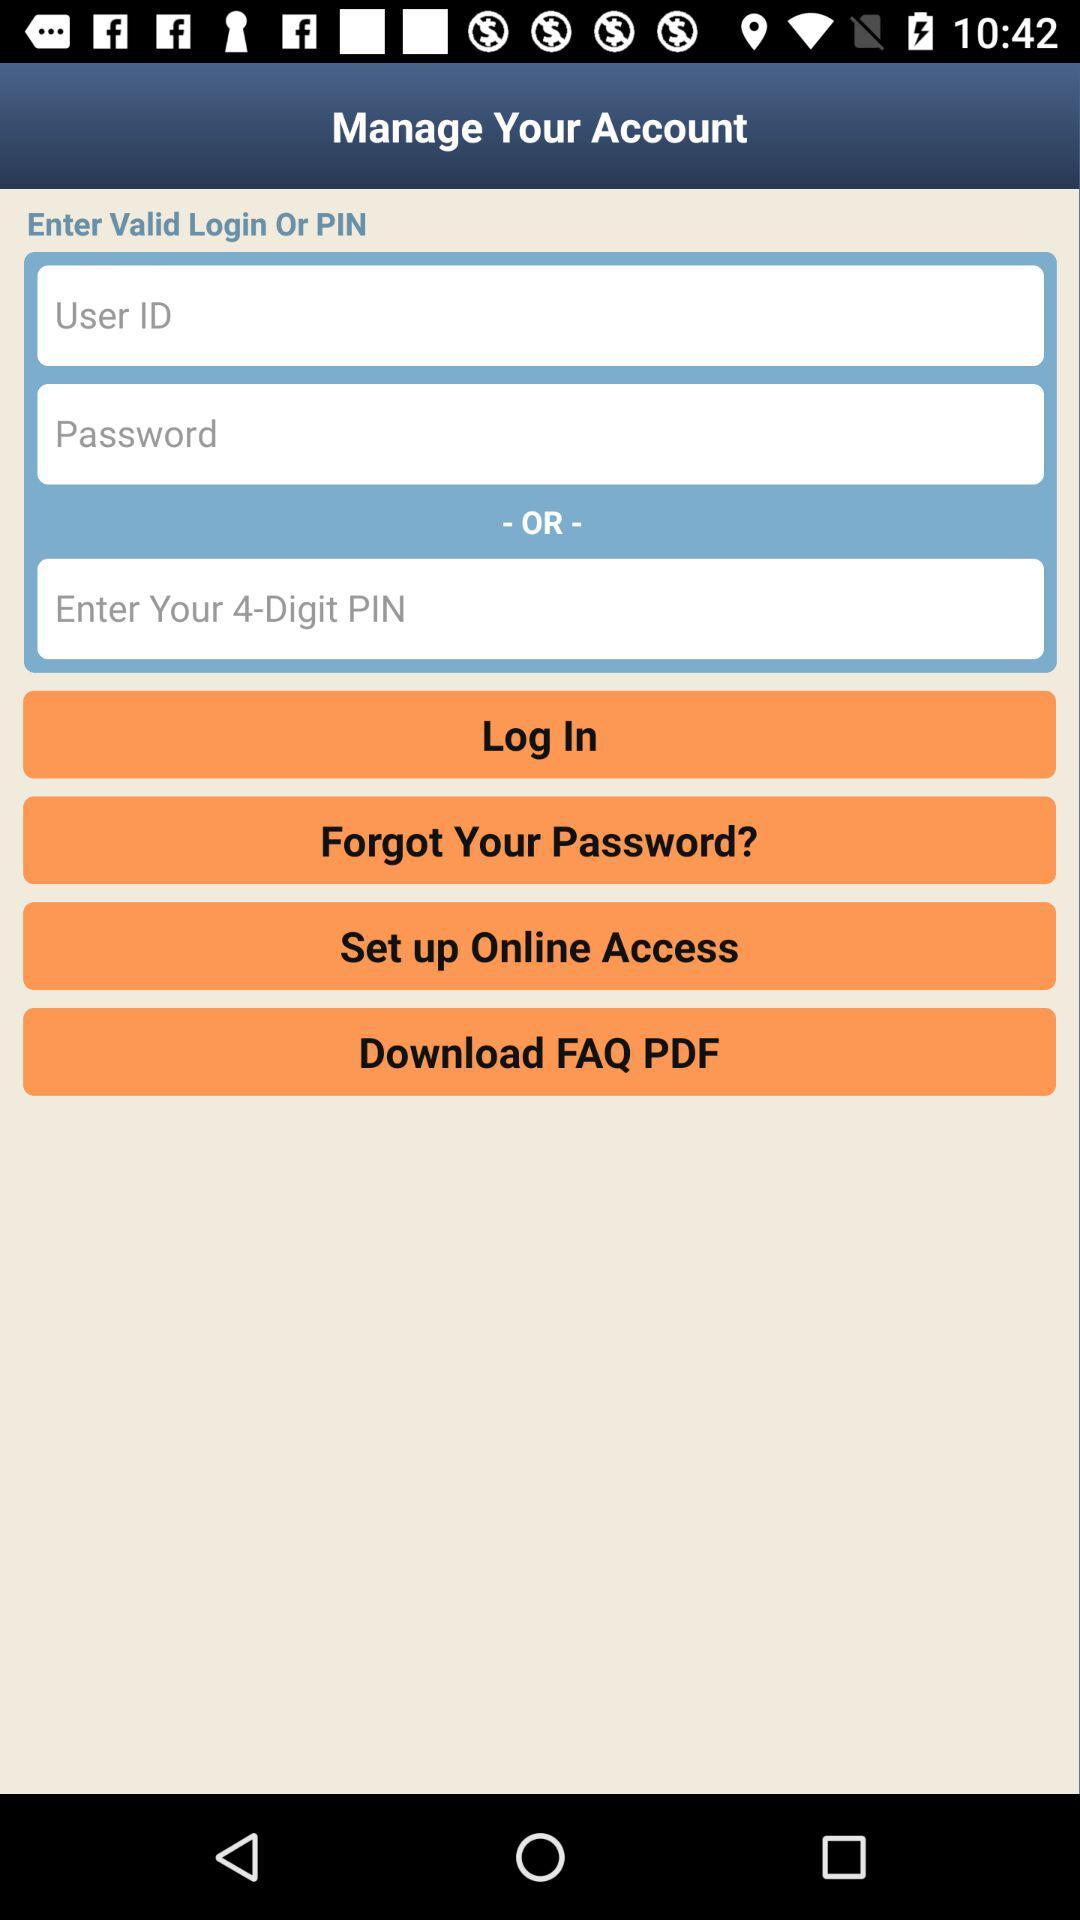 This screenshot has width=1080, height=1920. What do you see at coordinates (538, 945) in the screenshot?
I see `item above the download faq pdf icon` at bounding box center [538, 945].